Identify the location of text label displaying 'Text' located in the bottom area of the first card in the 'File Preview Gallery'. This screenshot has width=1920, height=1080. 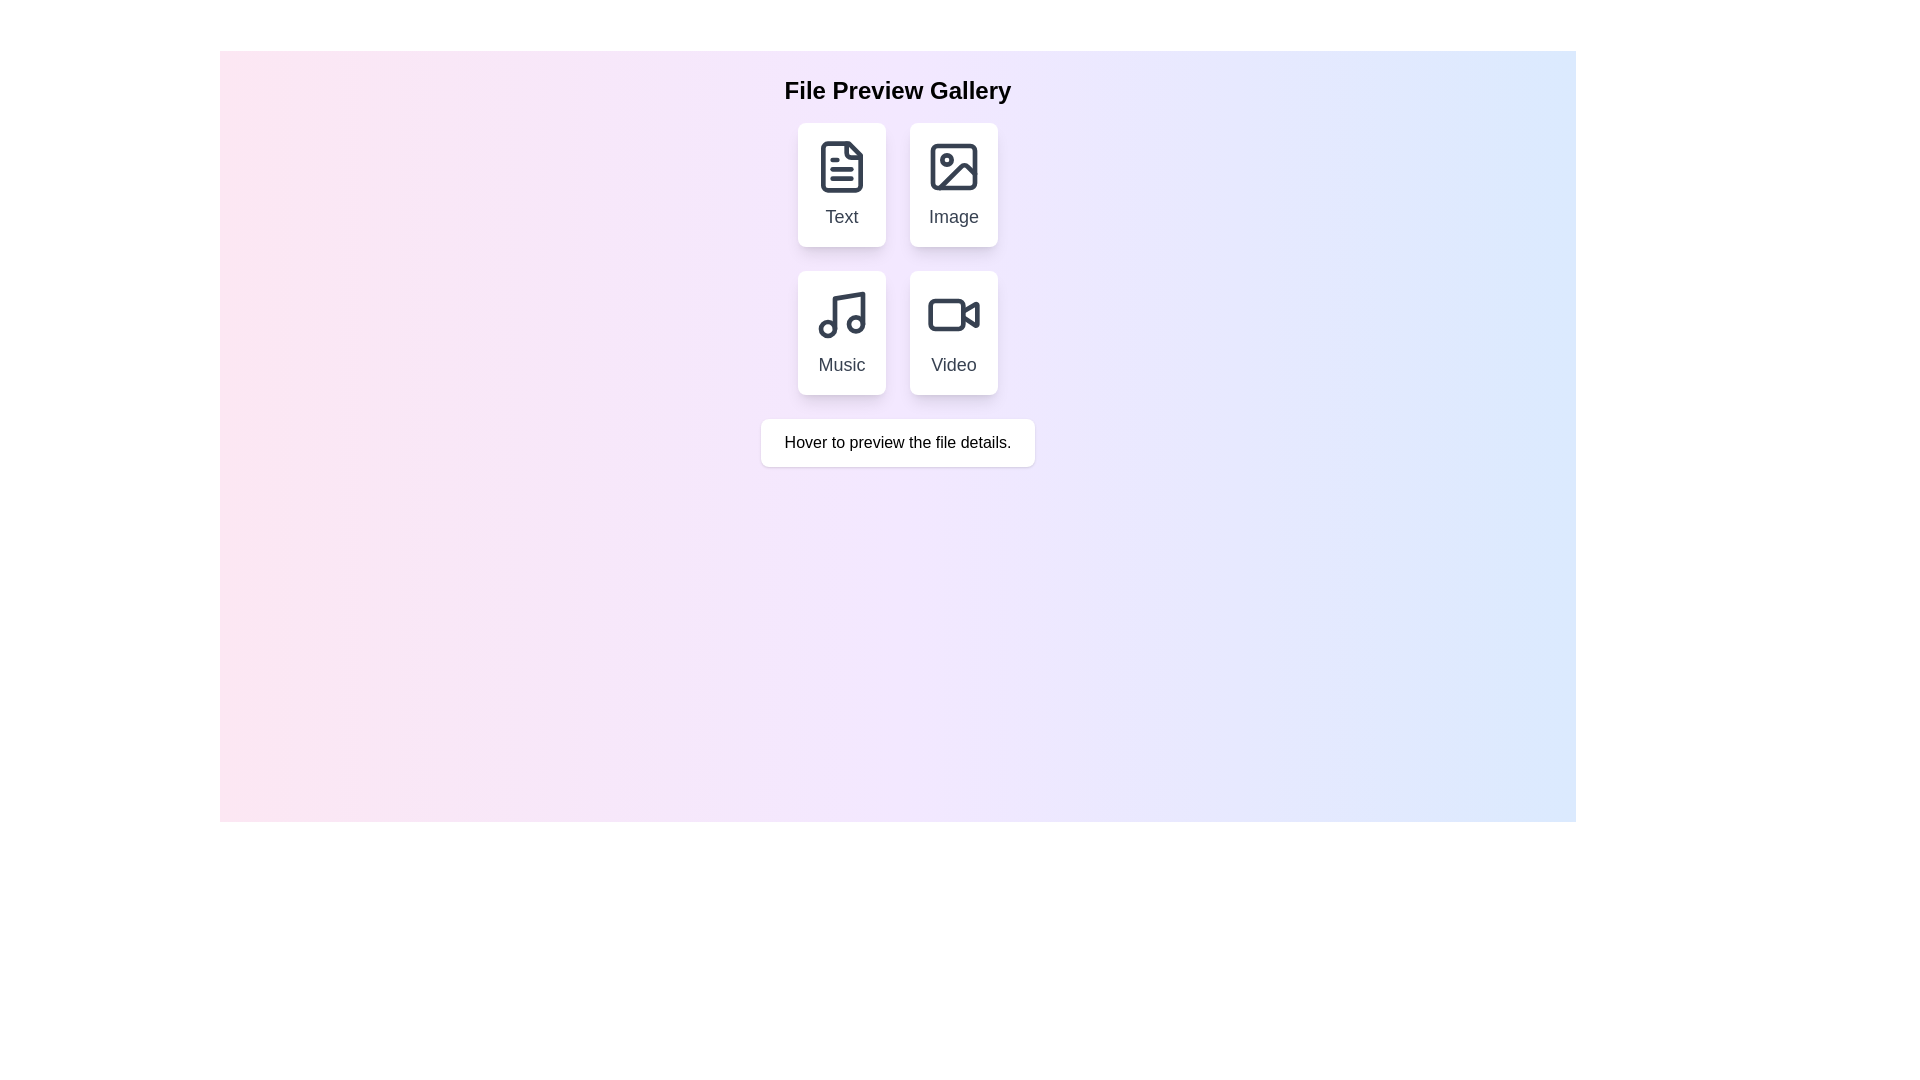
(841, 216).